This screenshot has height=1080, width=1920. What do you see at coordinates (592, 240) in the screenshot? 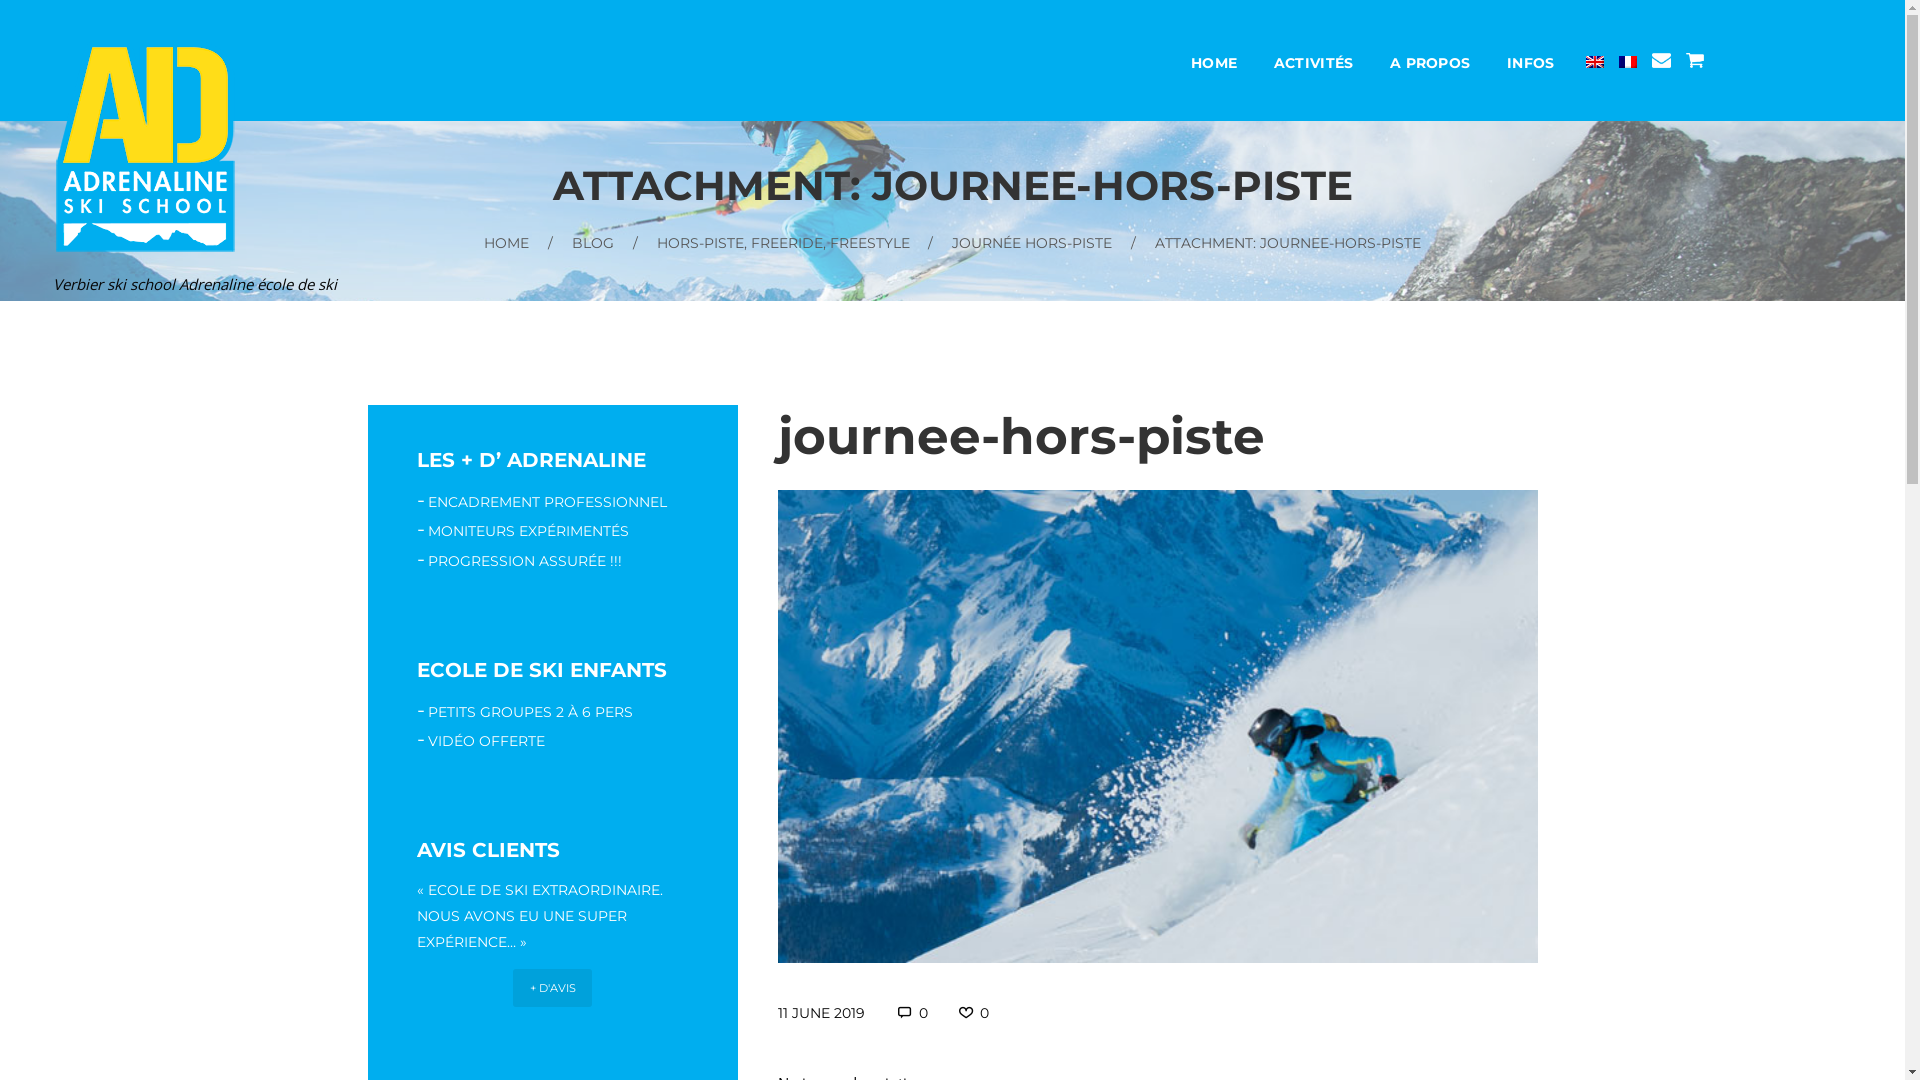
I see `'BLOG'` at bounding box center [592, 240].